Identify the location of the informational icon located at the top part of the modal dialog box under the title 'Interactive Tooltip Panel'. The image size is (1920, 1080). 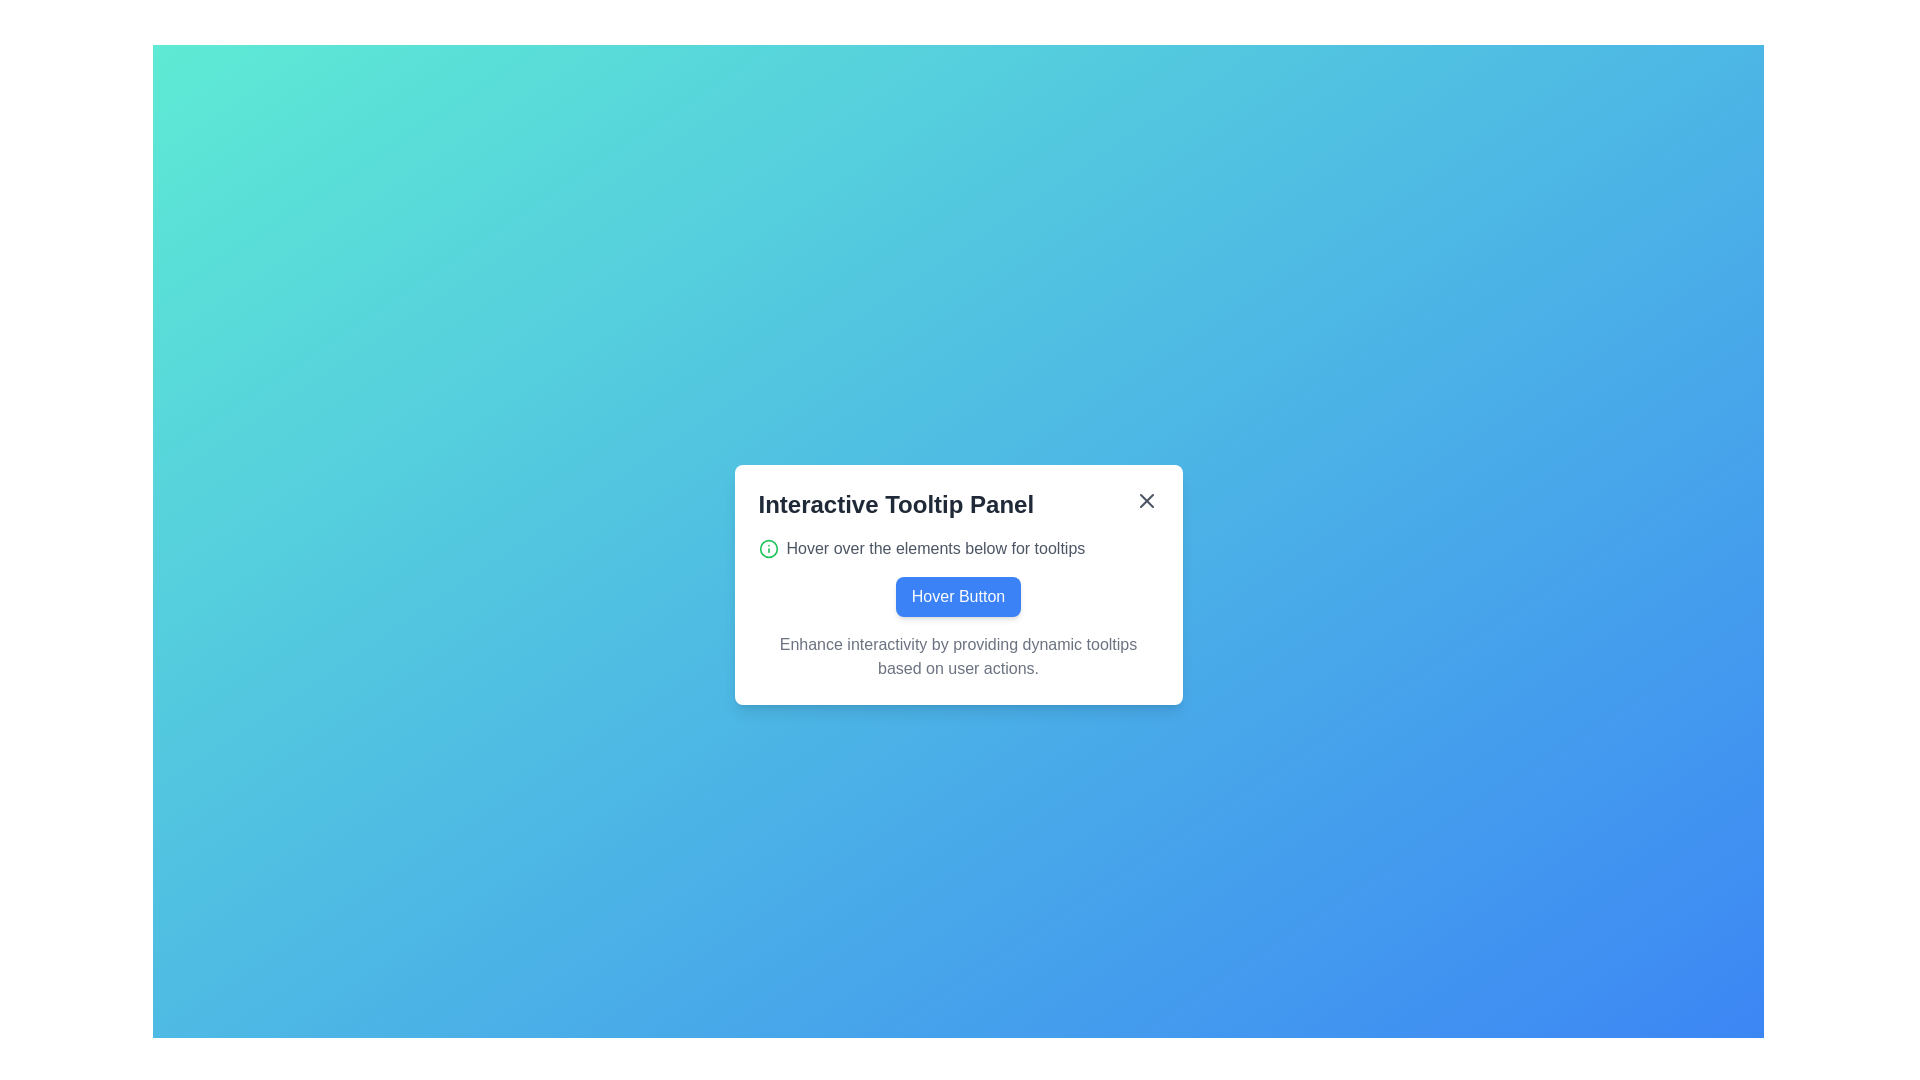
(957, 548).